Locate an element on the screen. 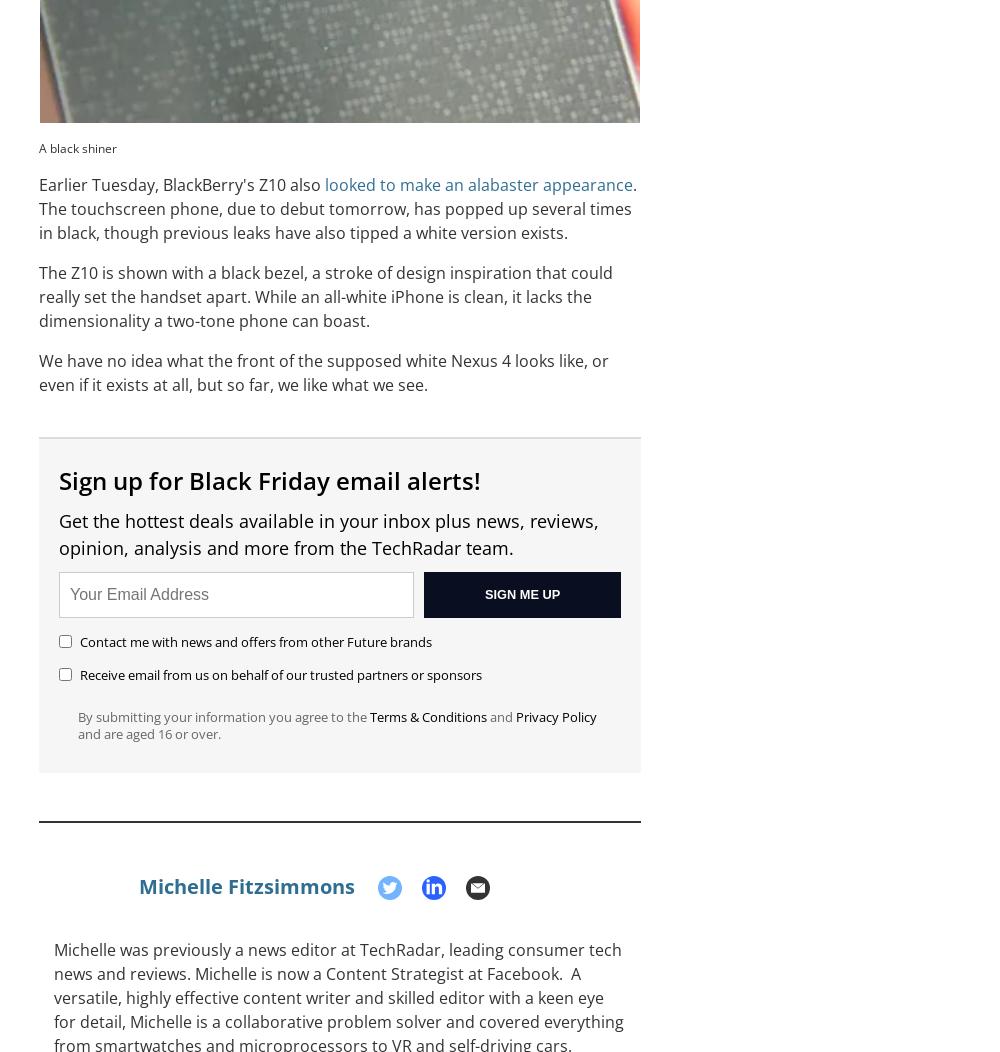 The width and height of the screenshot is (1000, 1052). 'By submitting your information you agree to the' is located at coordinates (77, 717).